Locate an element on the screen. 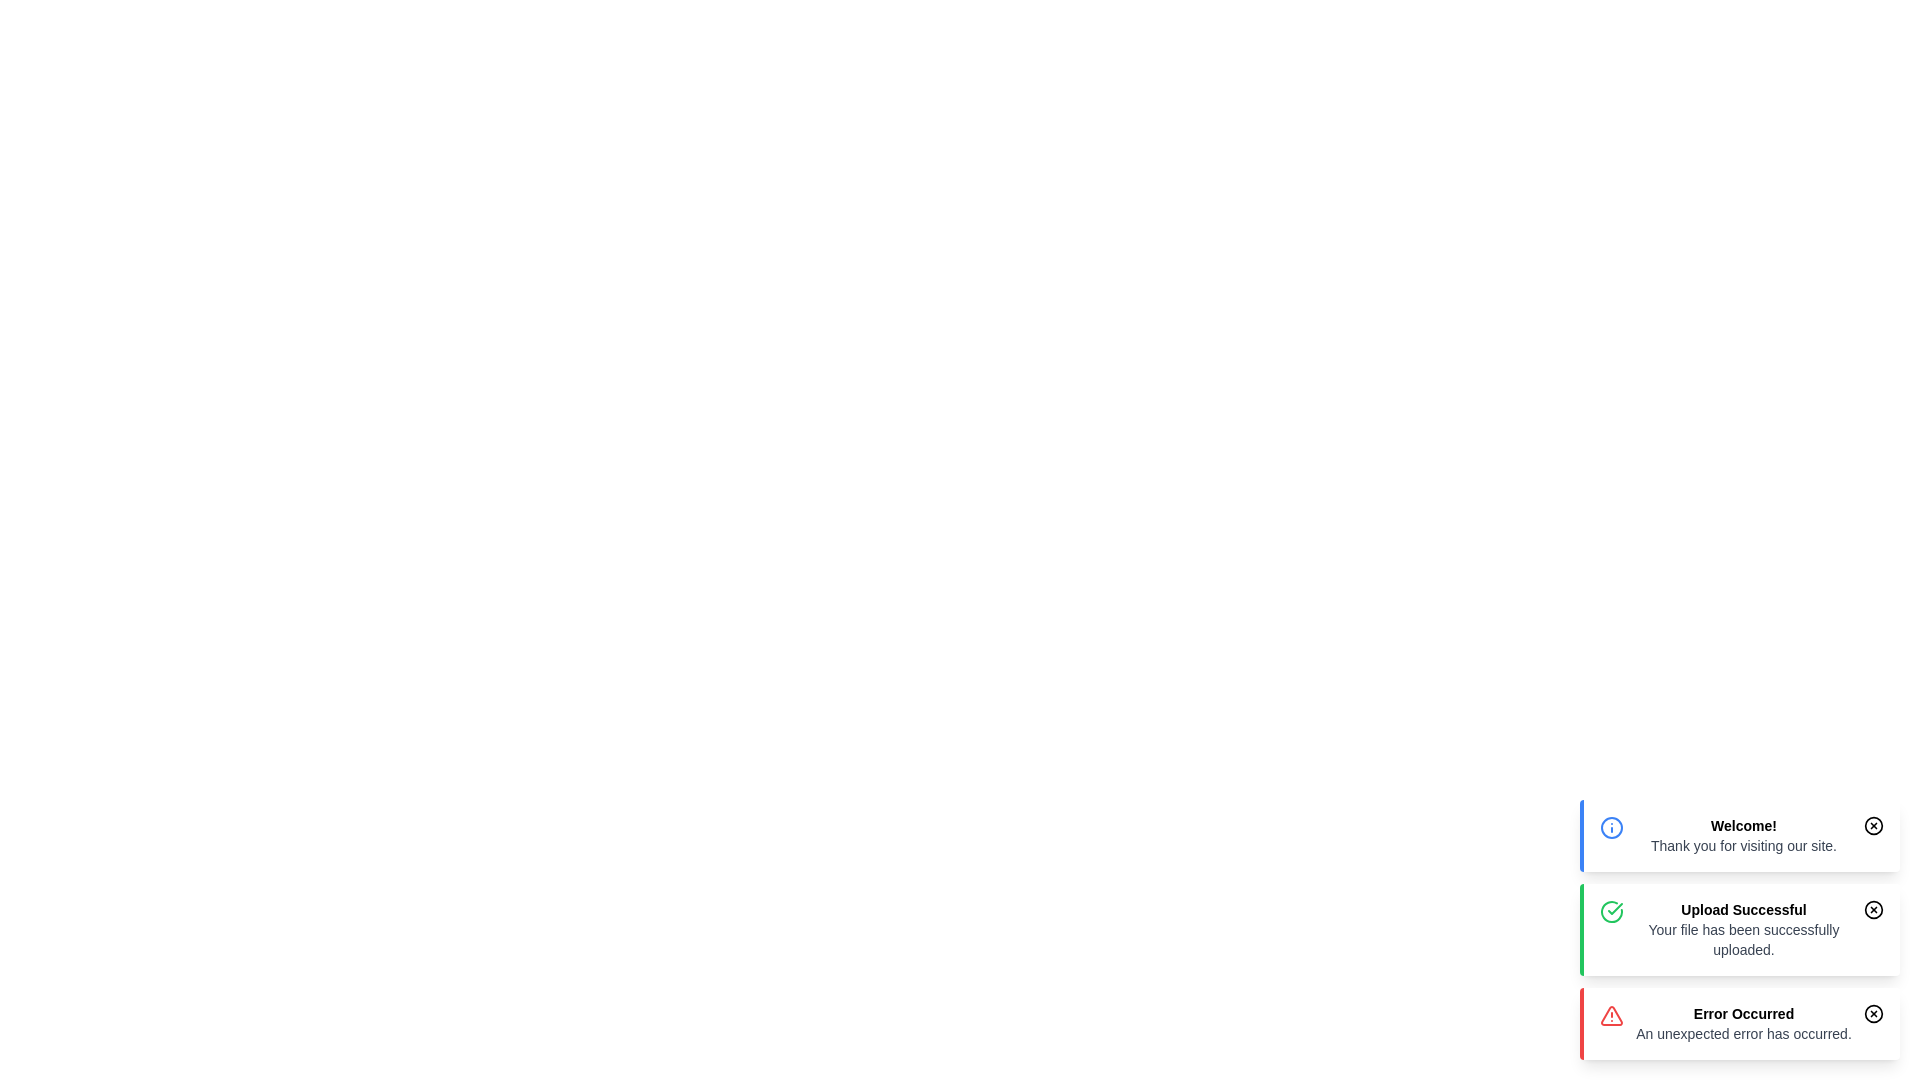  the text element displaying 'Welcome!' is located at coordinates (1742, 825).